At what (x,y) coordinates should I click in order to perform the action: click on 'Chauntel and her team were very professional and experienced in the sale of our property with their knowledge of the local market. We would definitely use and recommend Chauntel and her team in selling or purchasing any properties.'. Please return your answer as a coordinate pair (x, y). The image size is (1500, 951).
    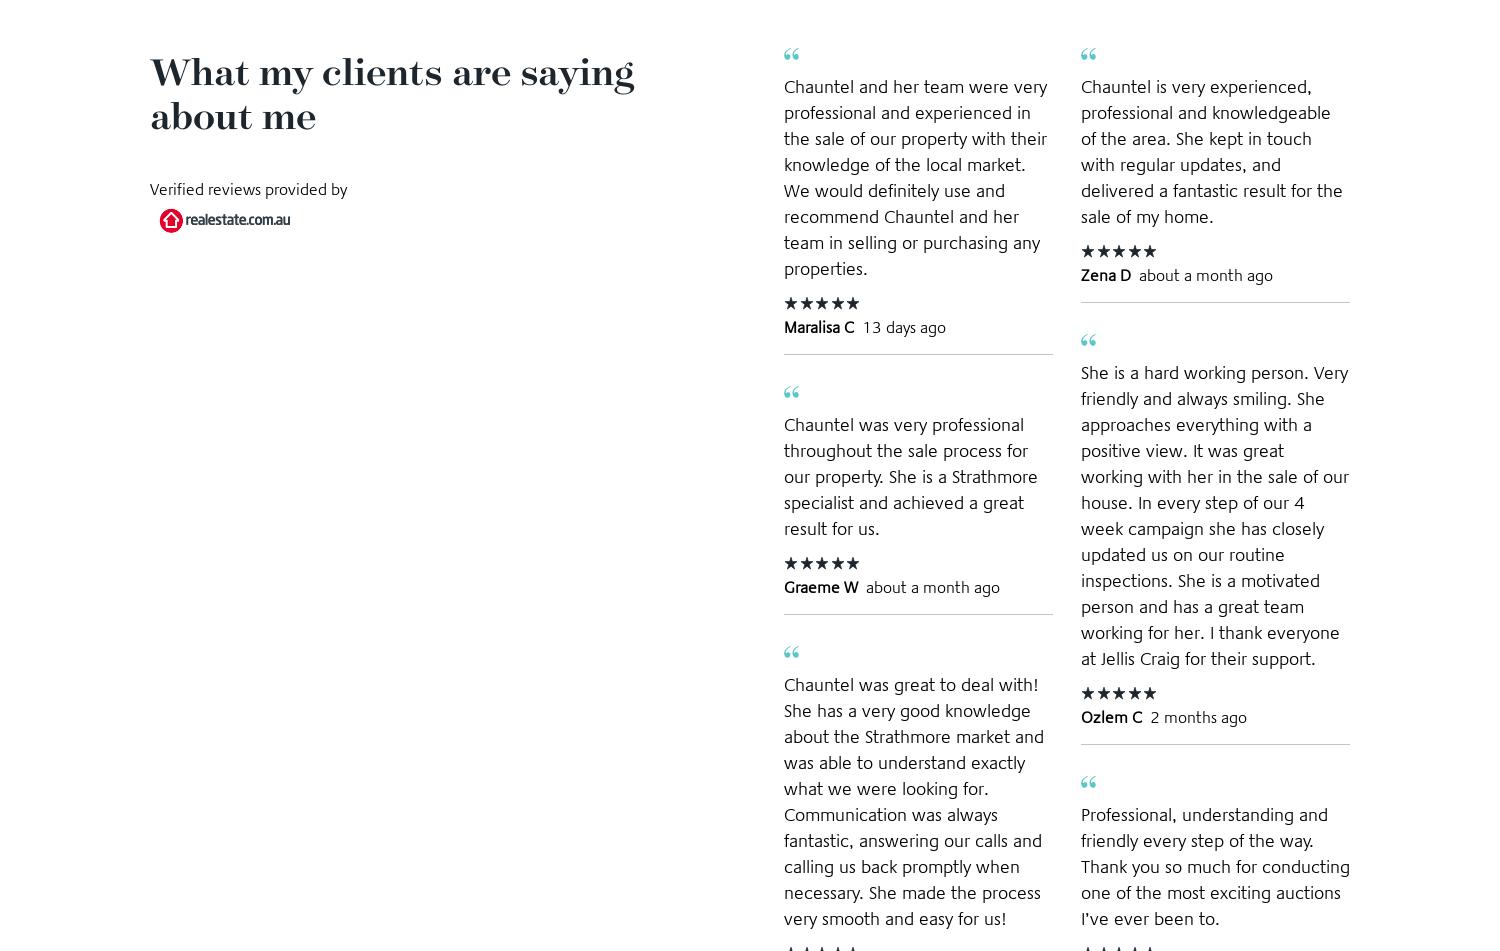
    Looking at the image, I should click on (915, 176).